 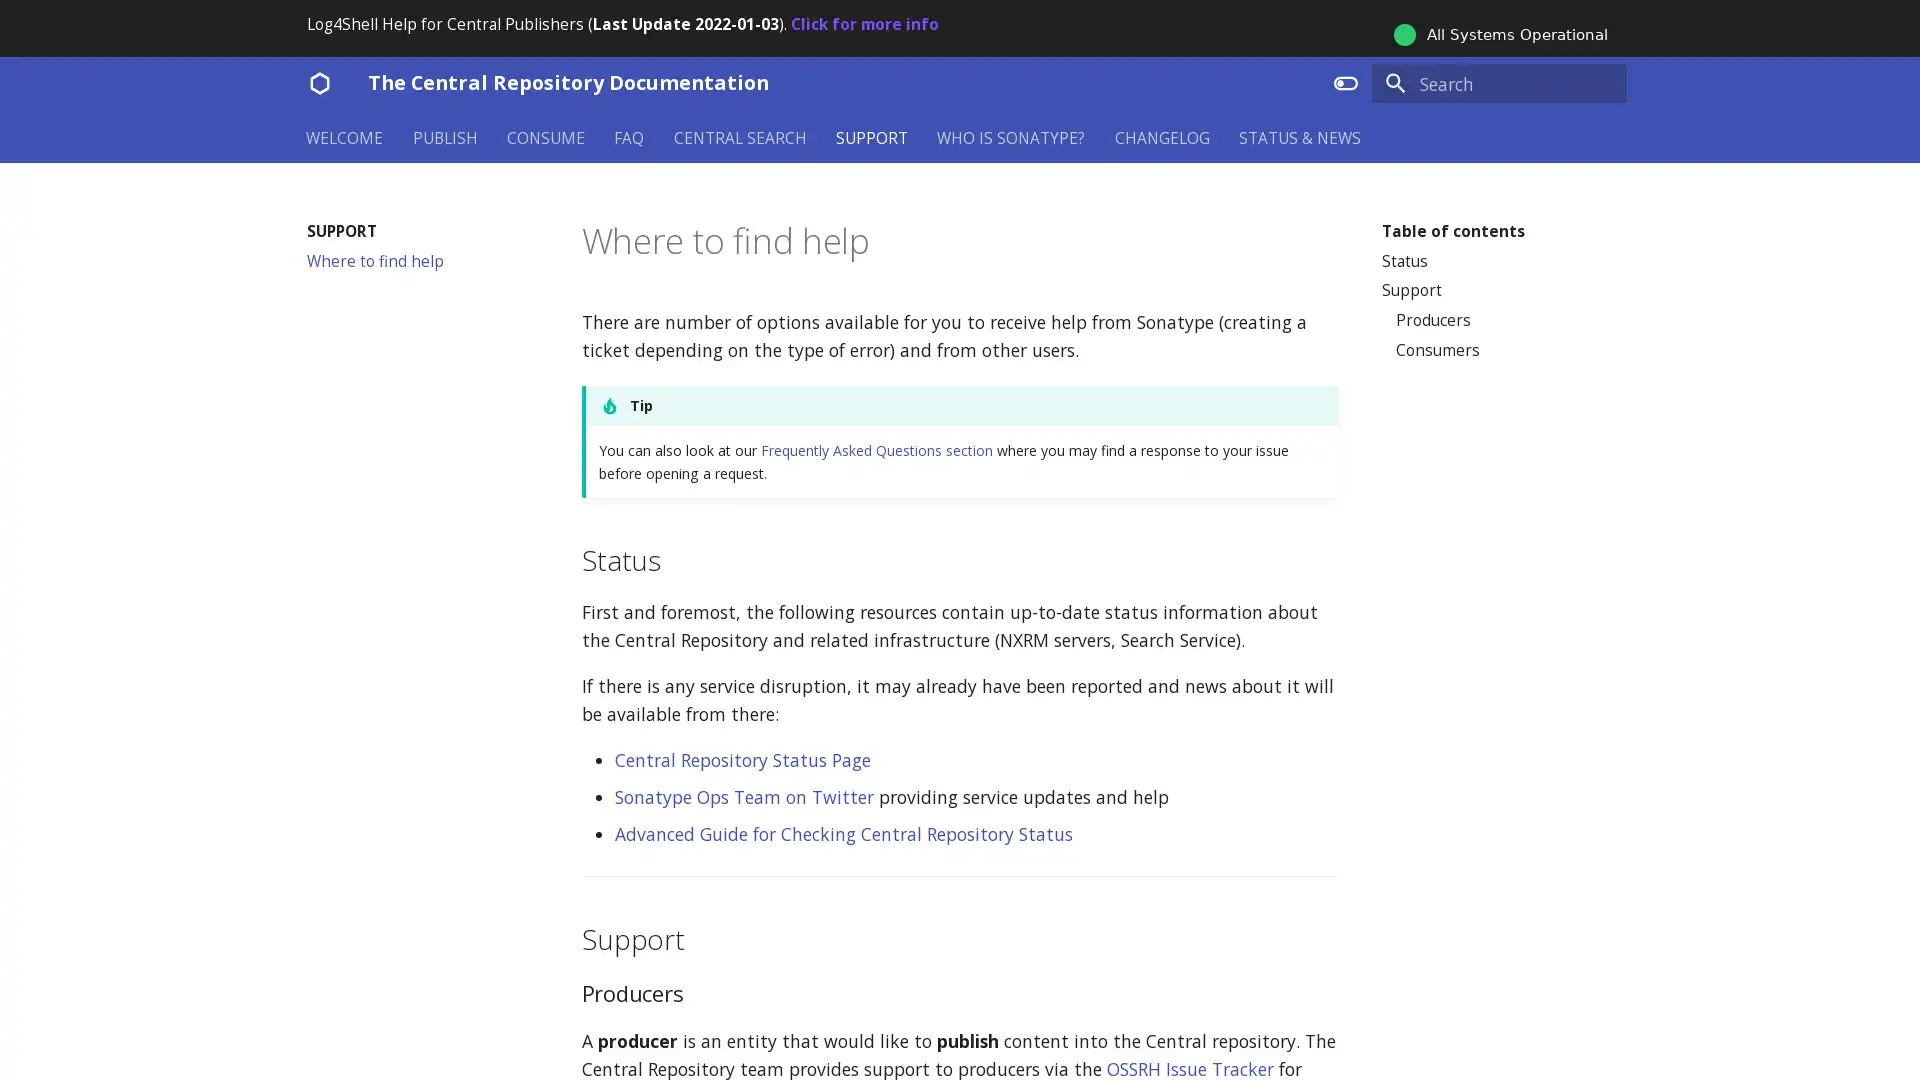 I want to click on Clear, so click(x=1602, y=82).